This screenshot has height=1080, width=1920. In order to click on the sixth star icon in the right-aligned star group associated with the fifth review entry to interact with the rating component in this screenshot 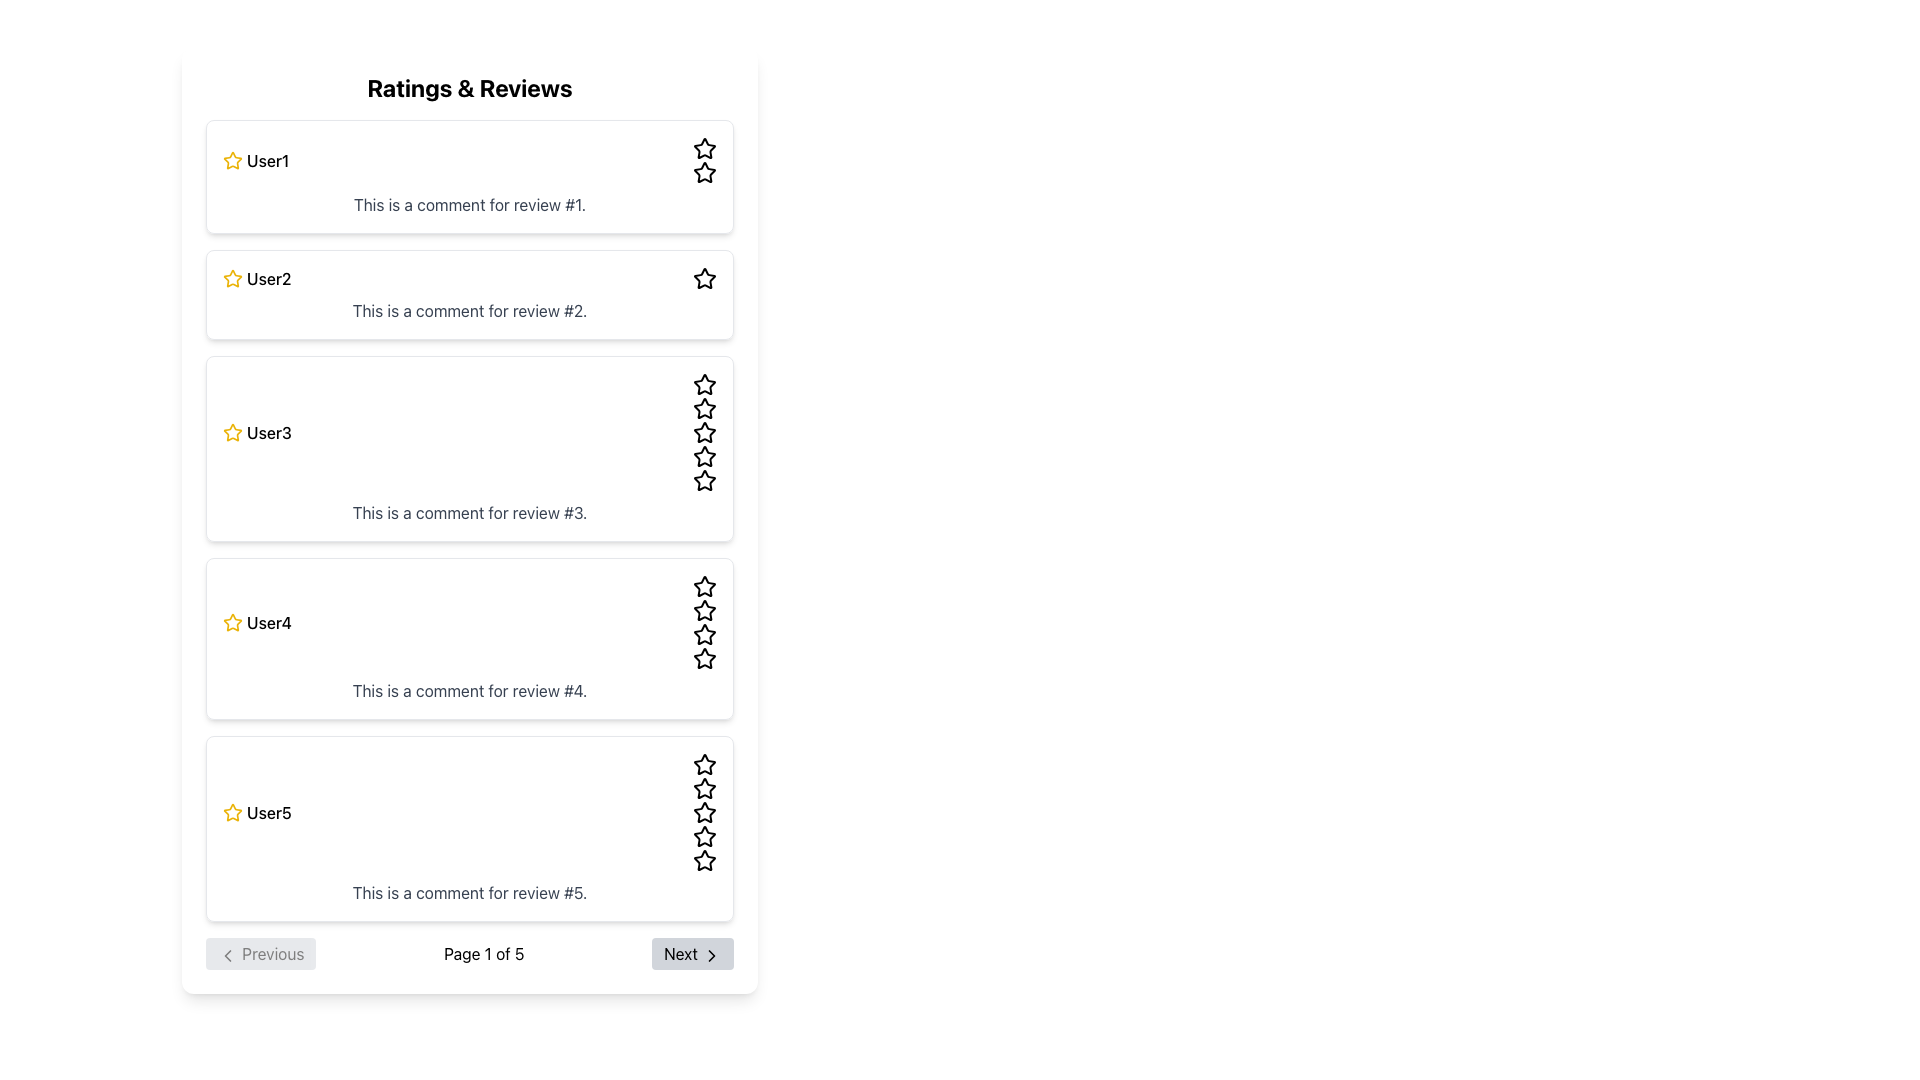, I will do `click(705, 837)`.